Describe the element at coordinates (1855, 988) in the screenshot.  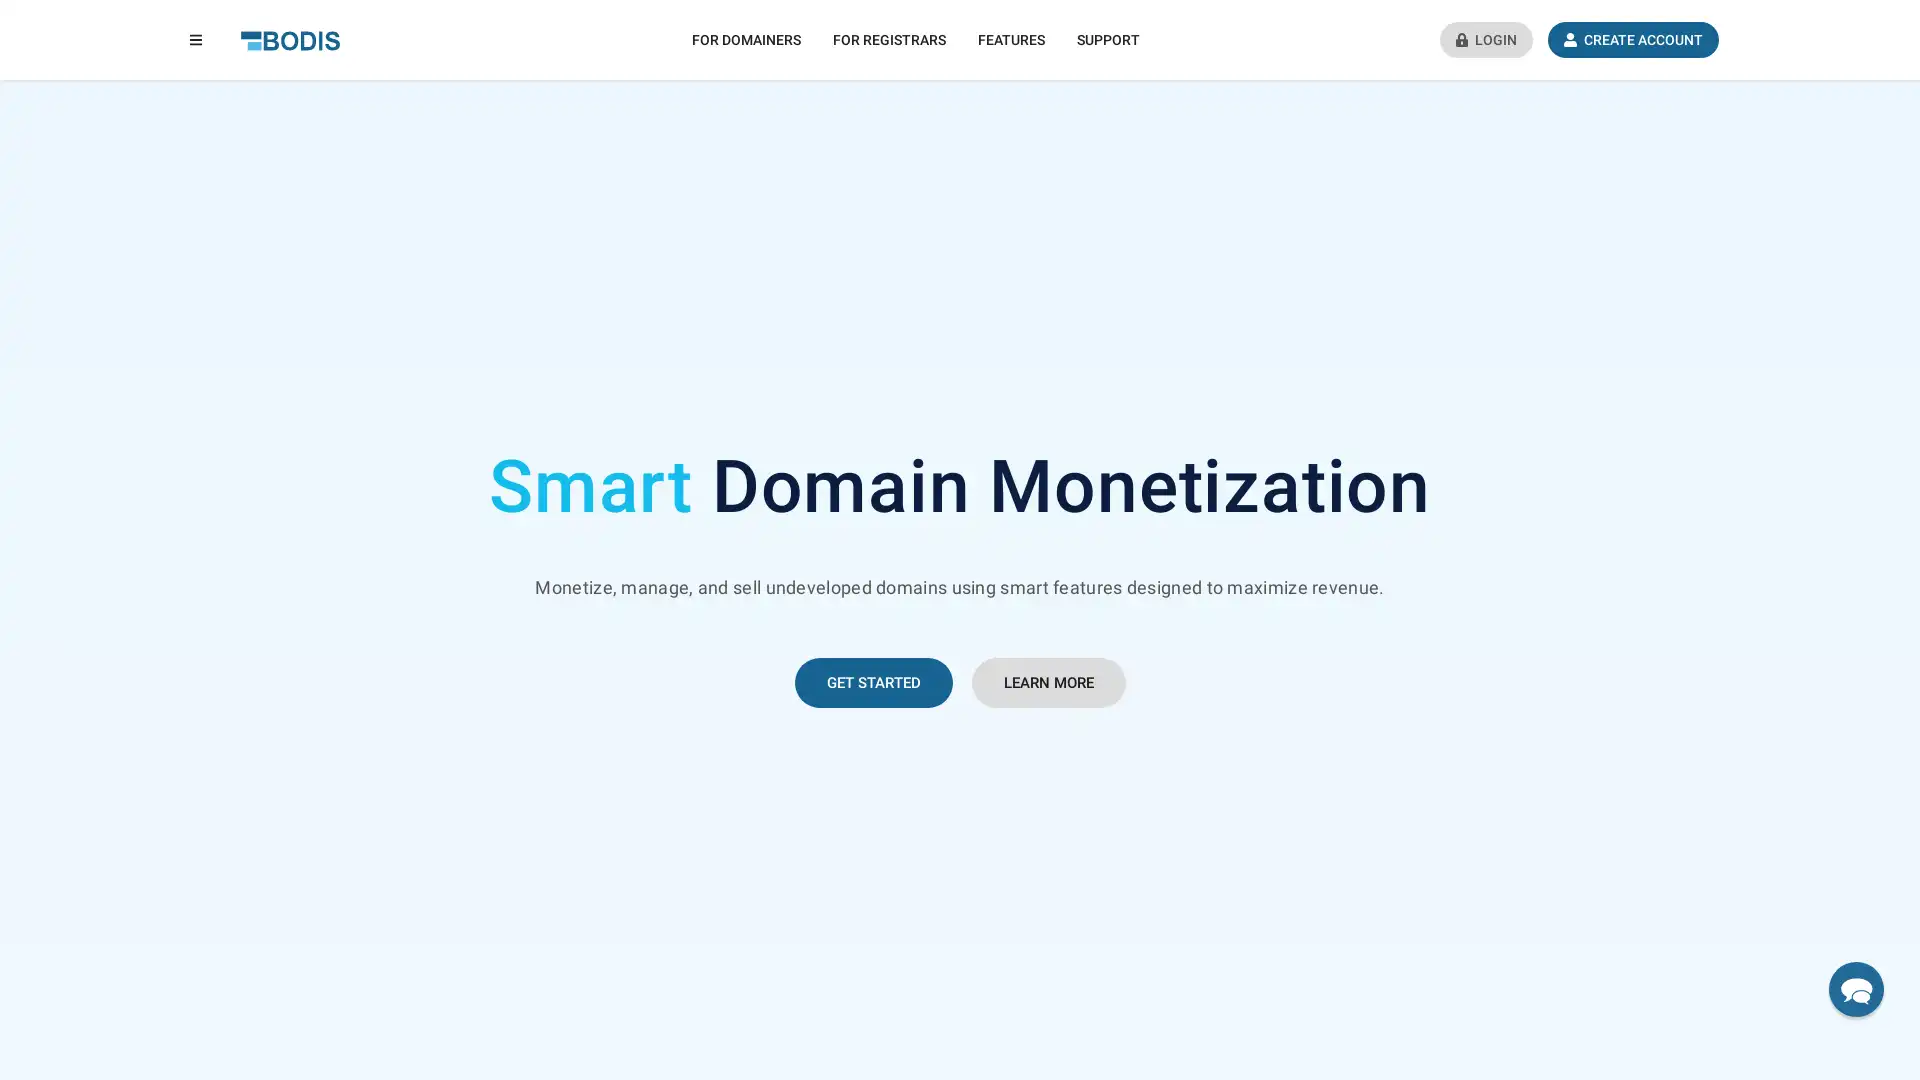
I see `Chat widget toggle` at that location.